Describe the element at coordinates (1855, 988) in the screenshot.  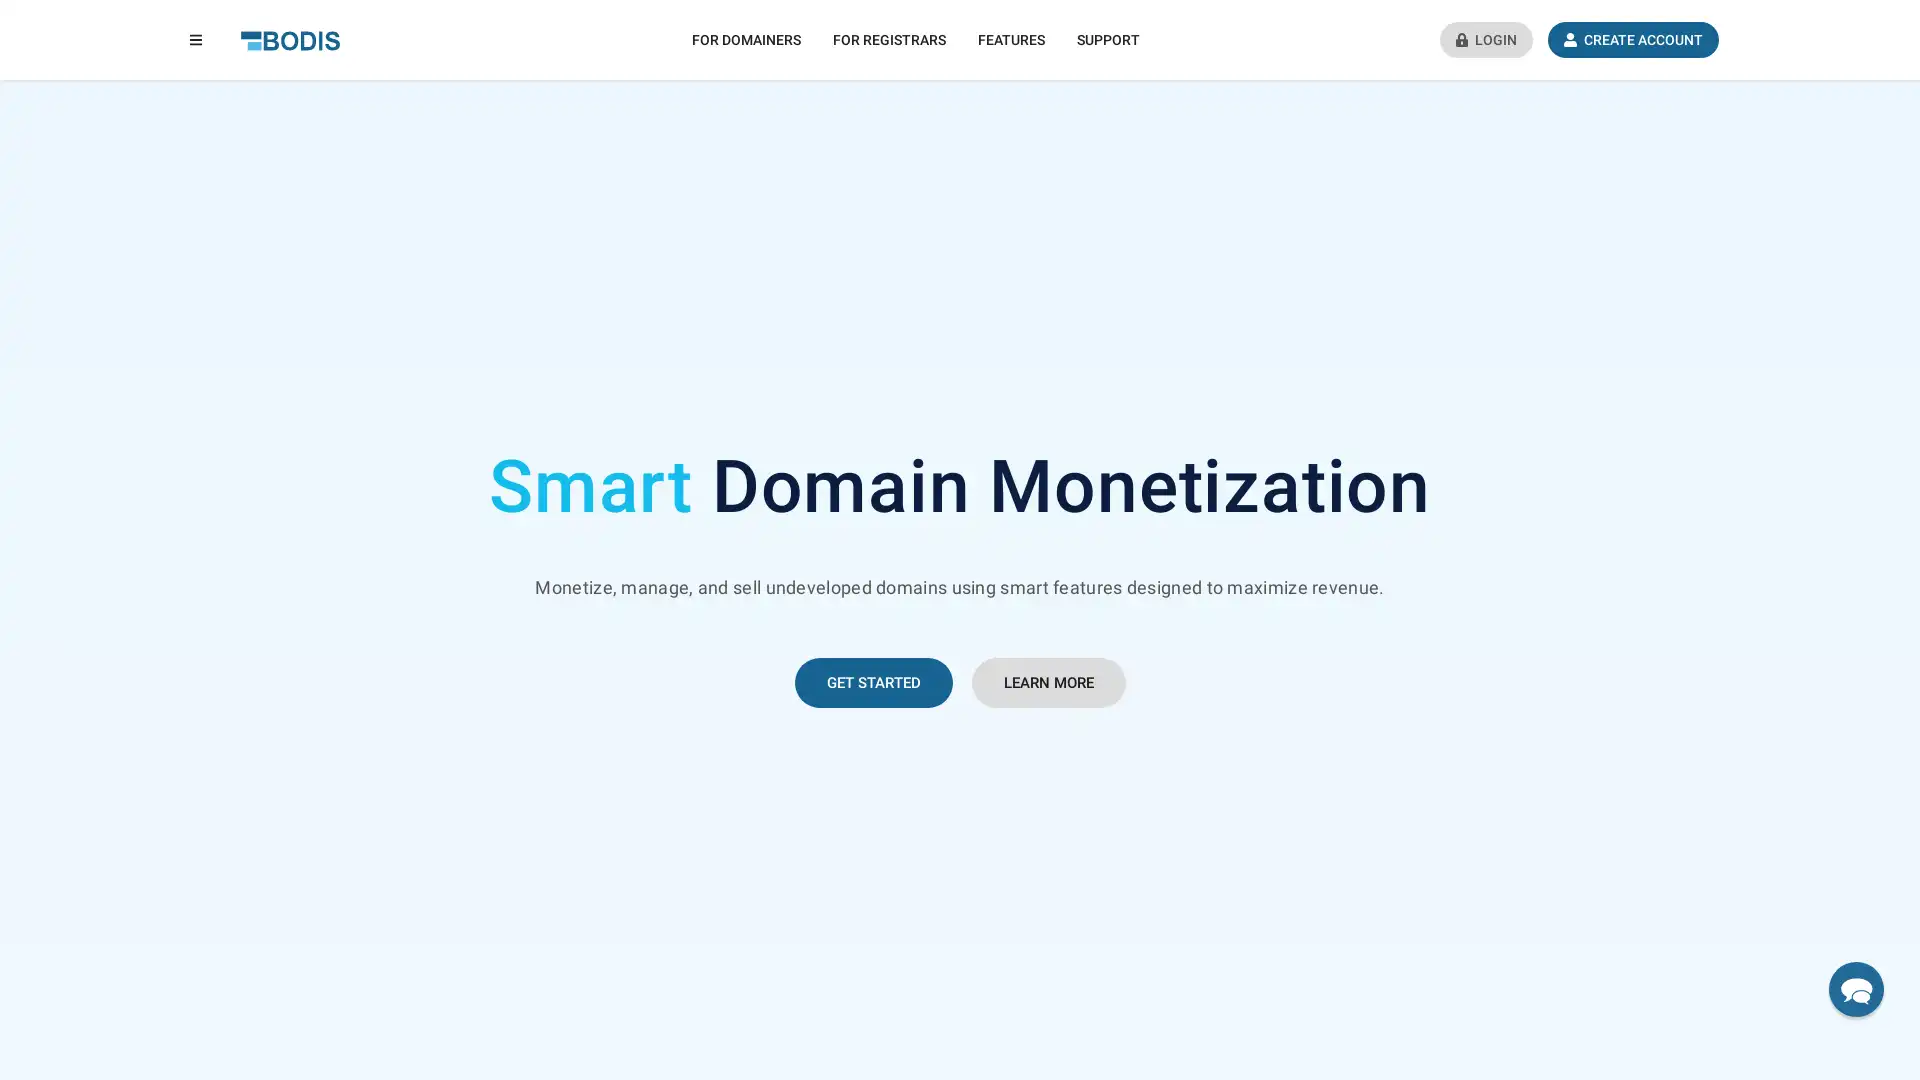
I see `Chat widget toggle` at that location.